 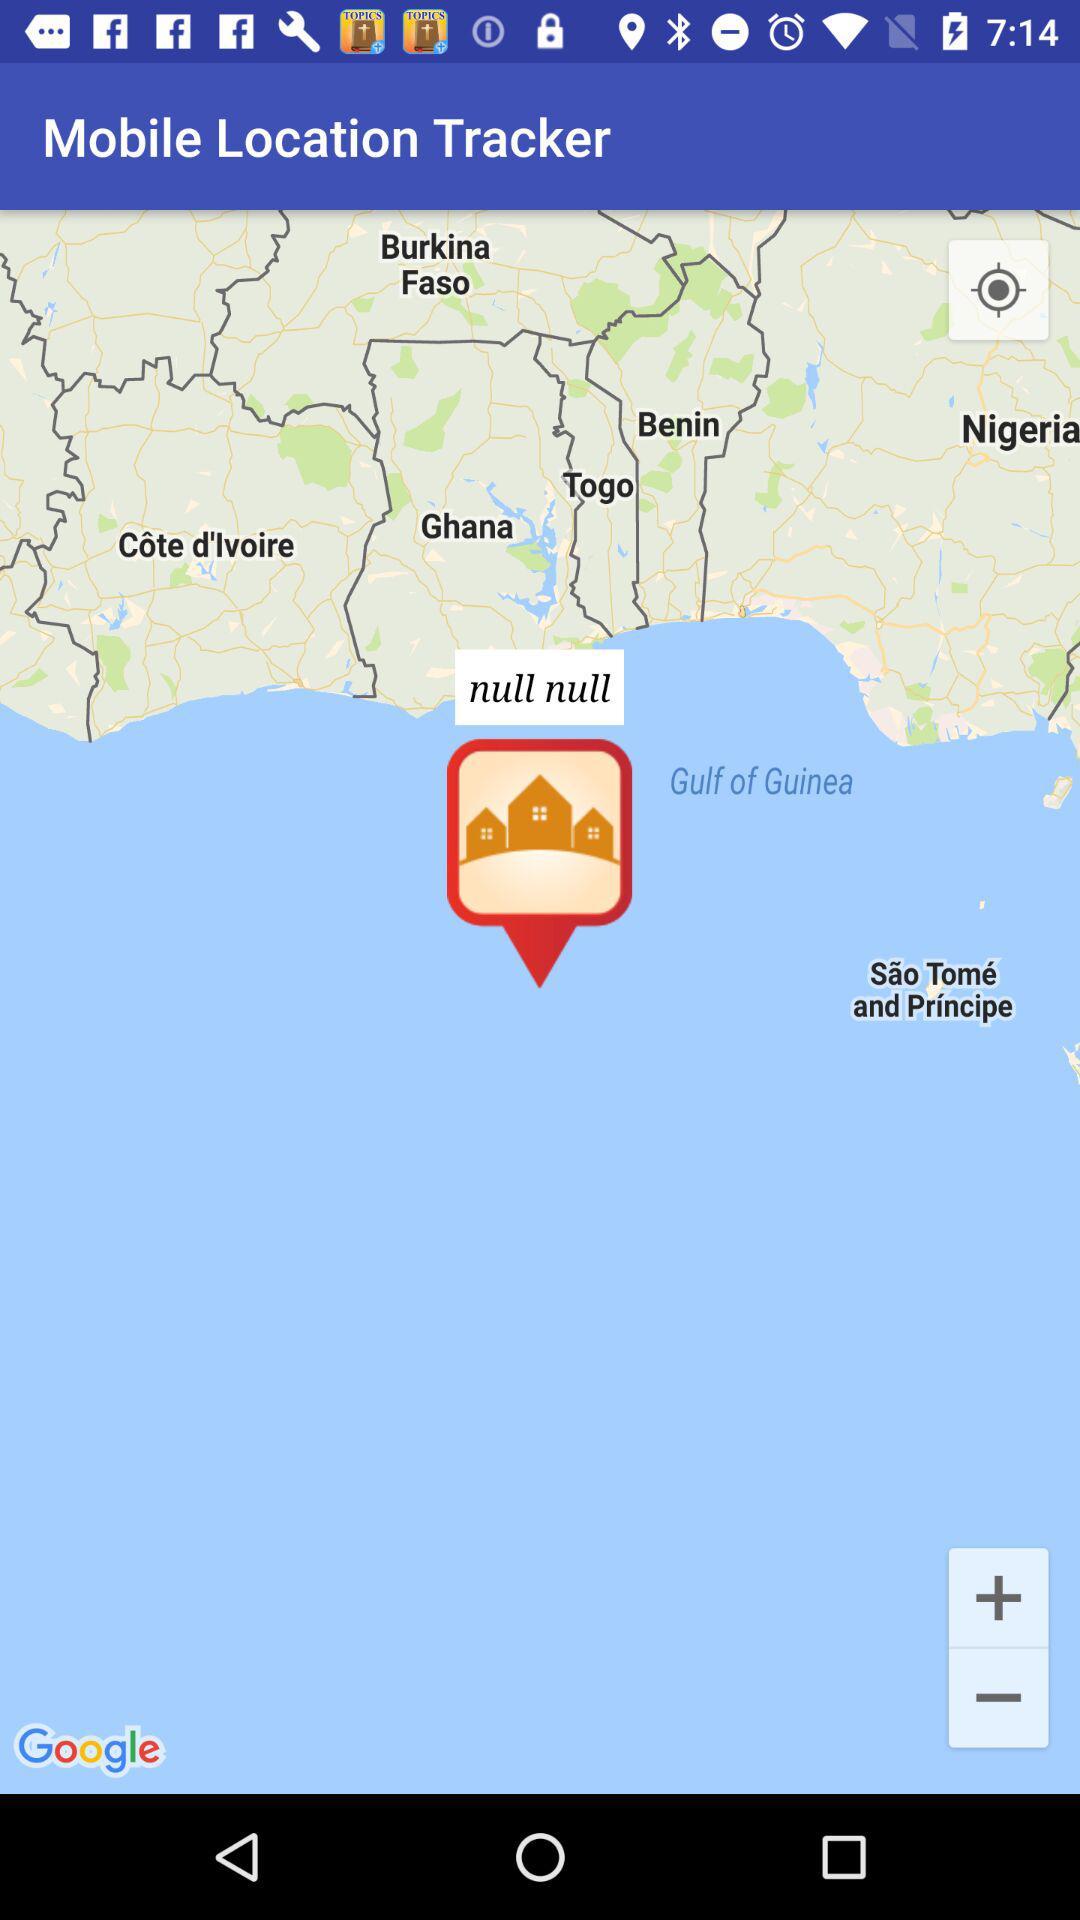 I want to click on icon at the center, so click(x=540, y=1002).